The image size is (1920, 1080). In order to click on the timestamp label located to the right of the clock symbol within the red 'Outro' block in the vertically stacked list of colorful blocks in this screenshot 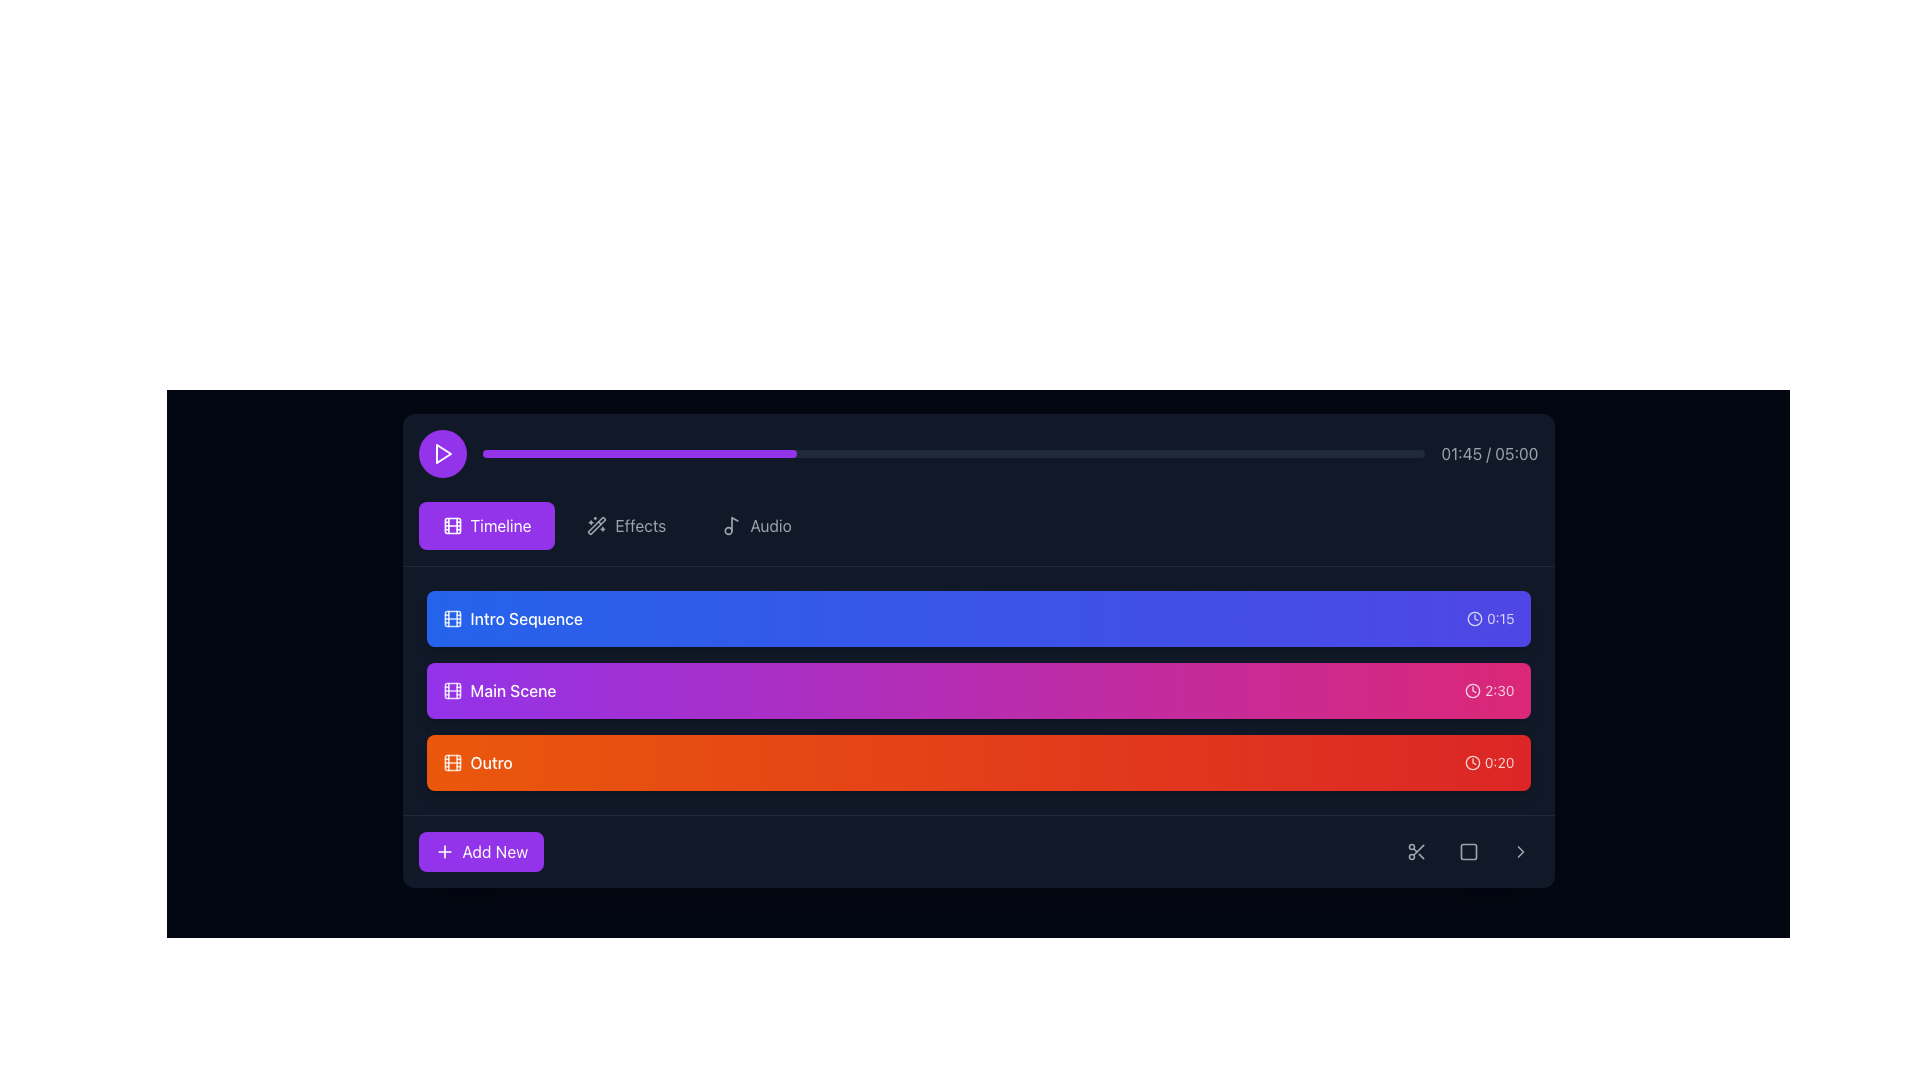, I will do `click(1499, 763)`.